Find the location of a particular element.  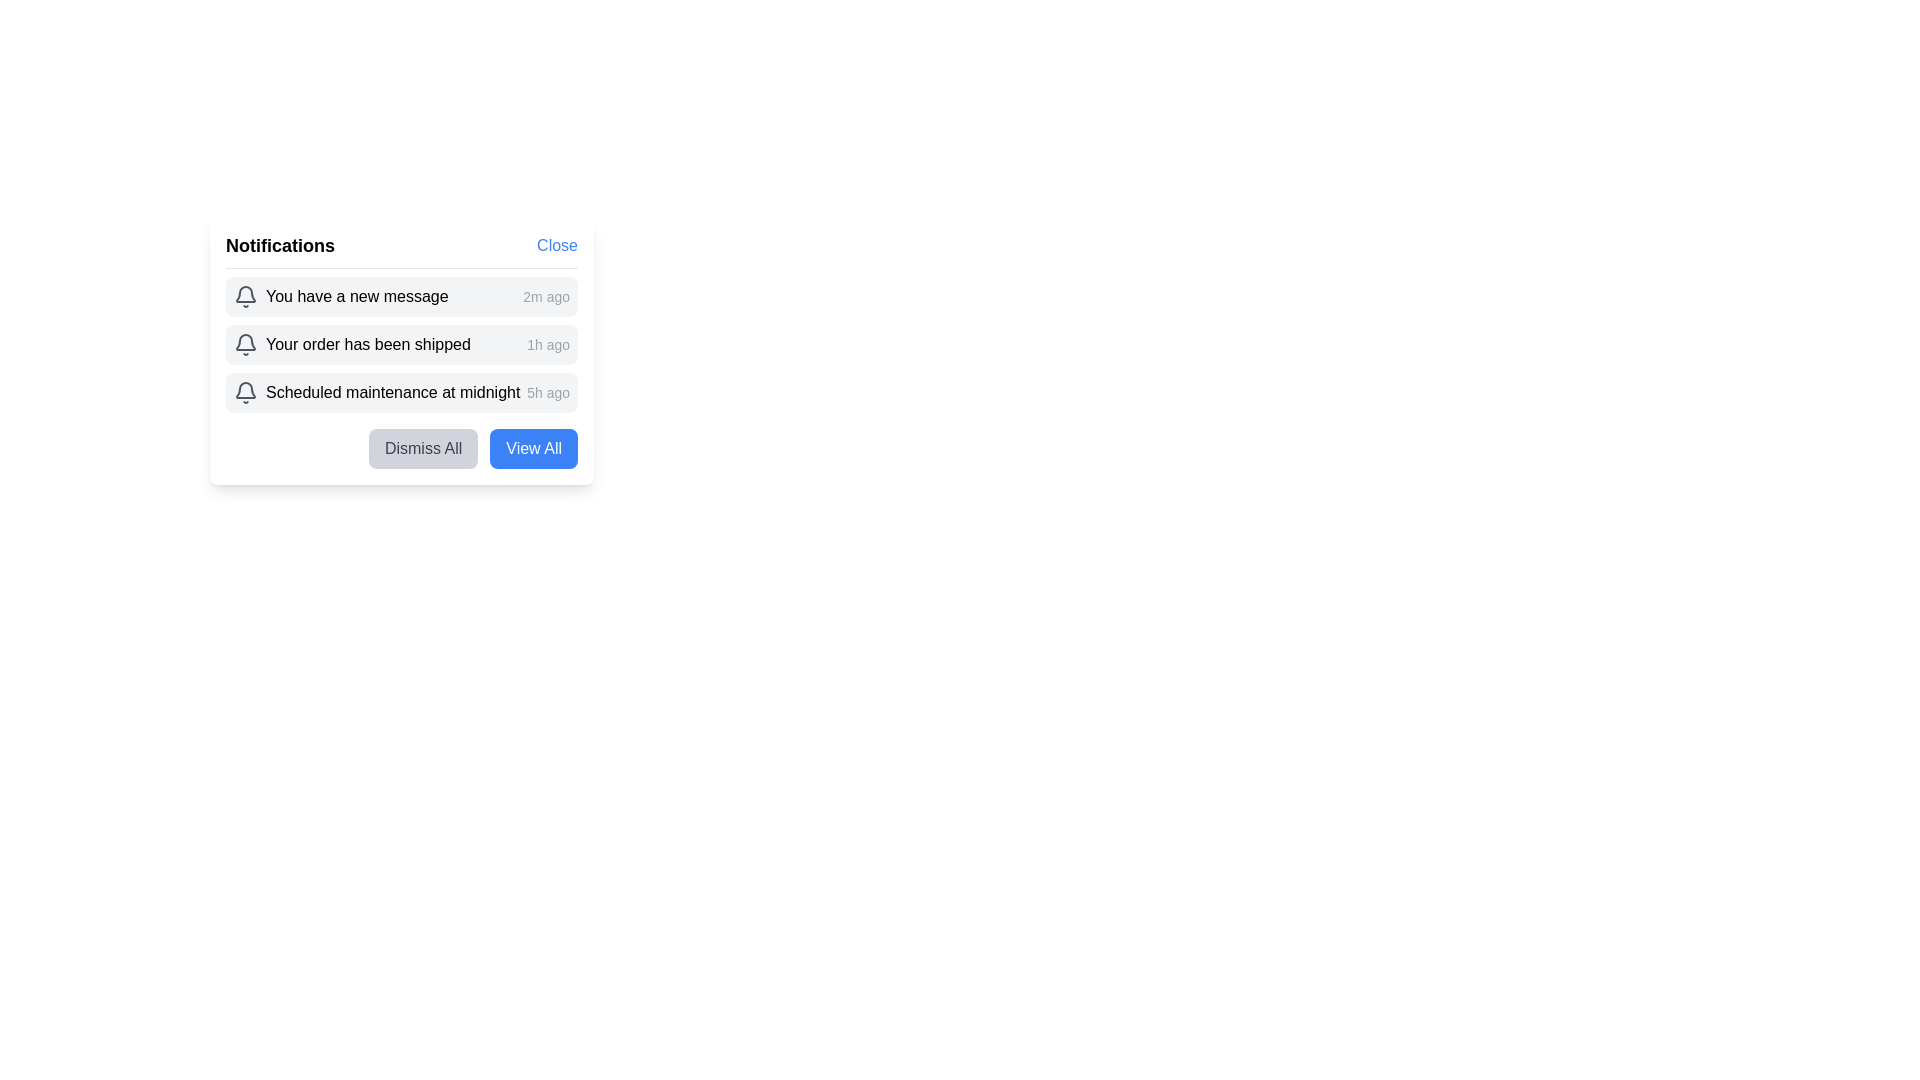

the button that allows users to view all notifications, located at the bottom-right of the 'Notifications' section, to prepare for keyboard interaction is located at coordinates (534, 447).